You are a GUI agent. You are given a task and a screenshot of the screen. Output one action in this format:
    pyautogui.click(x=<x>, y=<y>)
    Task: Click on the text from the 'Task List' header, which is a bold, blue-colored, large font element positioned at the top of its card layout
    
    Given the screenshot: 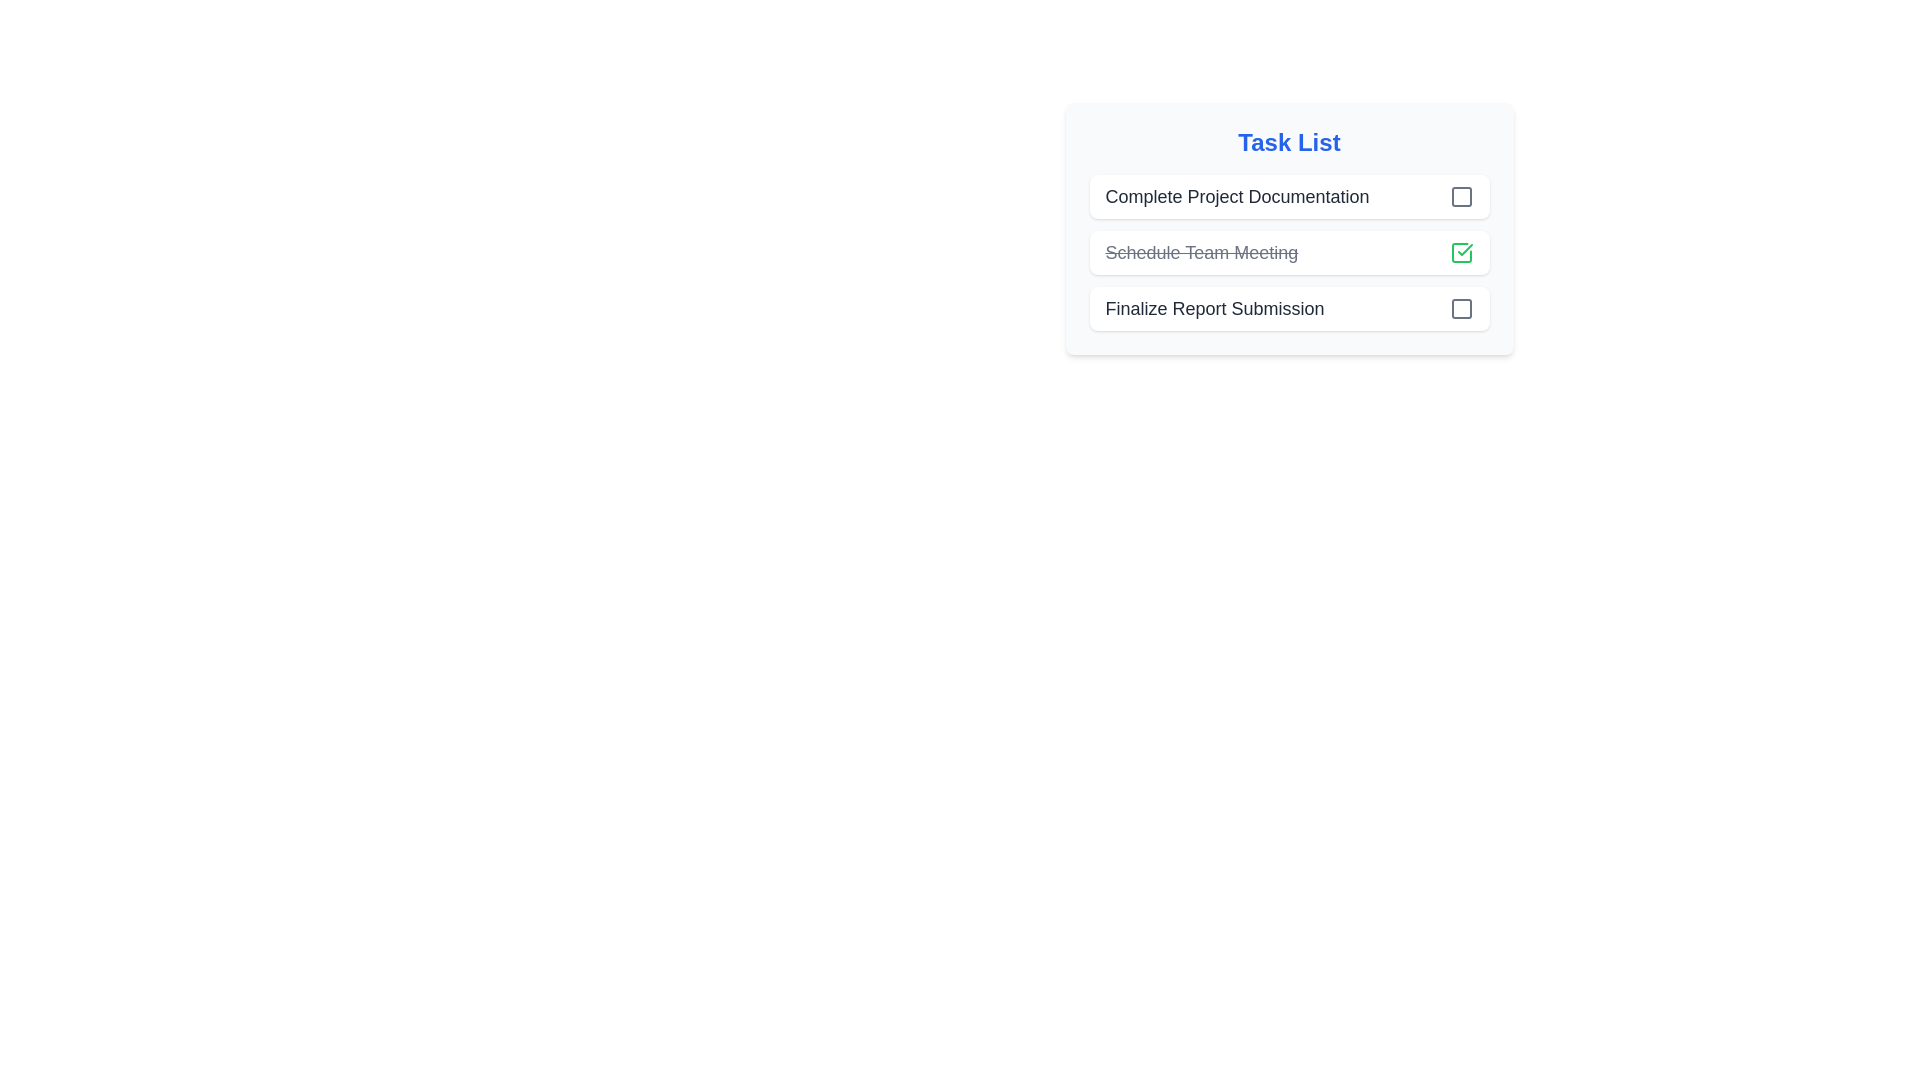 What is the action you would take?
    pyautogui.click(x=1289, y=141)
    